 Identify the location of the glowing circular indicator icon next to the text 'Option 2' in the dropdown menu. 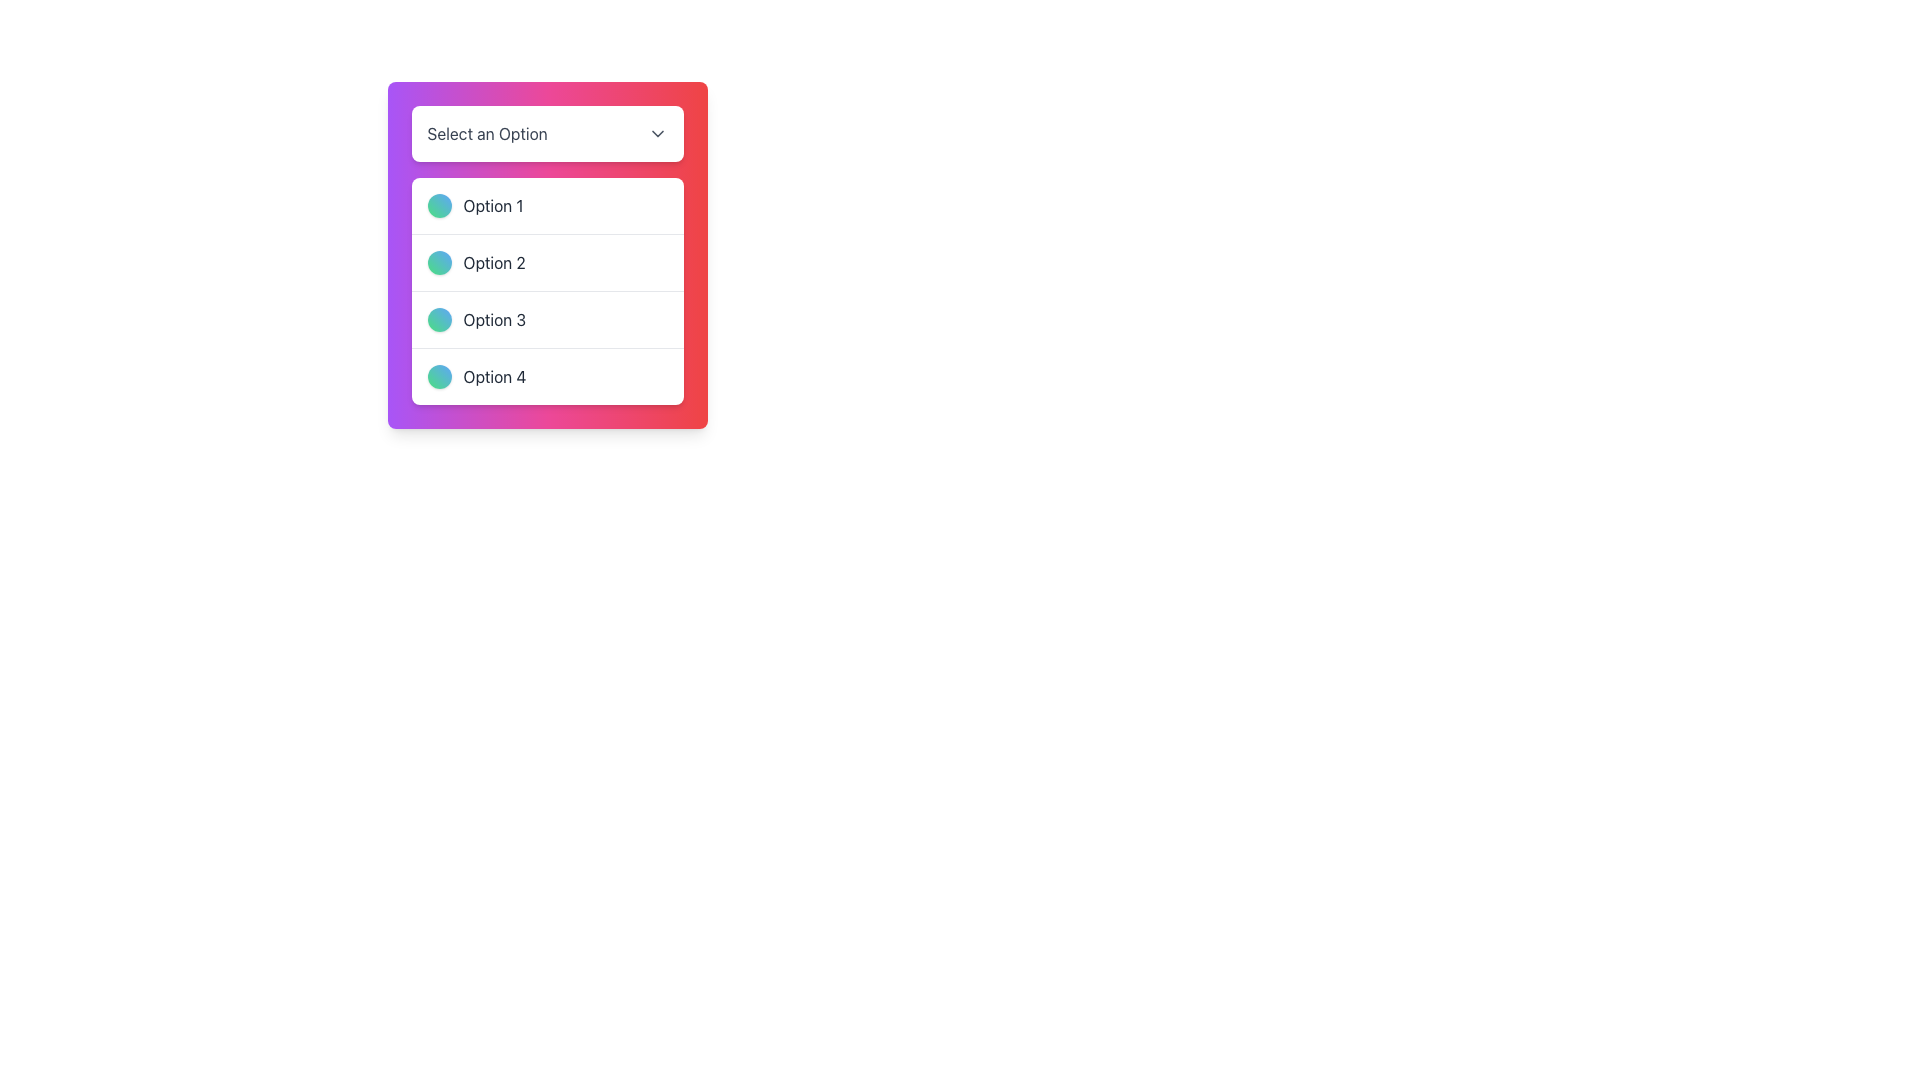
(438, 261).